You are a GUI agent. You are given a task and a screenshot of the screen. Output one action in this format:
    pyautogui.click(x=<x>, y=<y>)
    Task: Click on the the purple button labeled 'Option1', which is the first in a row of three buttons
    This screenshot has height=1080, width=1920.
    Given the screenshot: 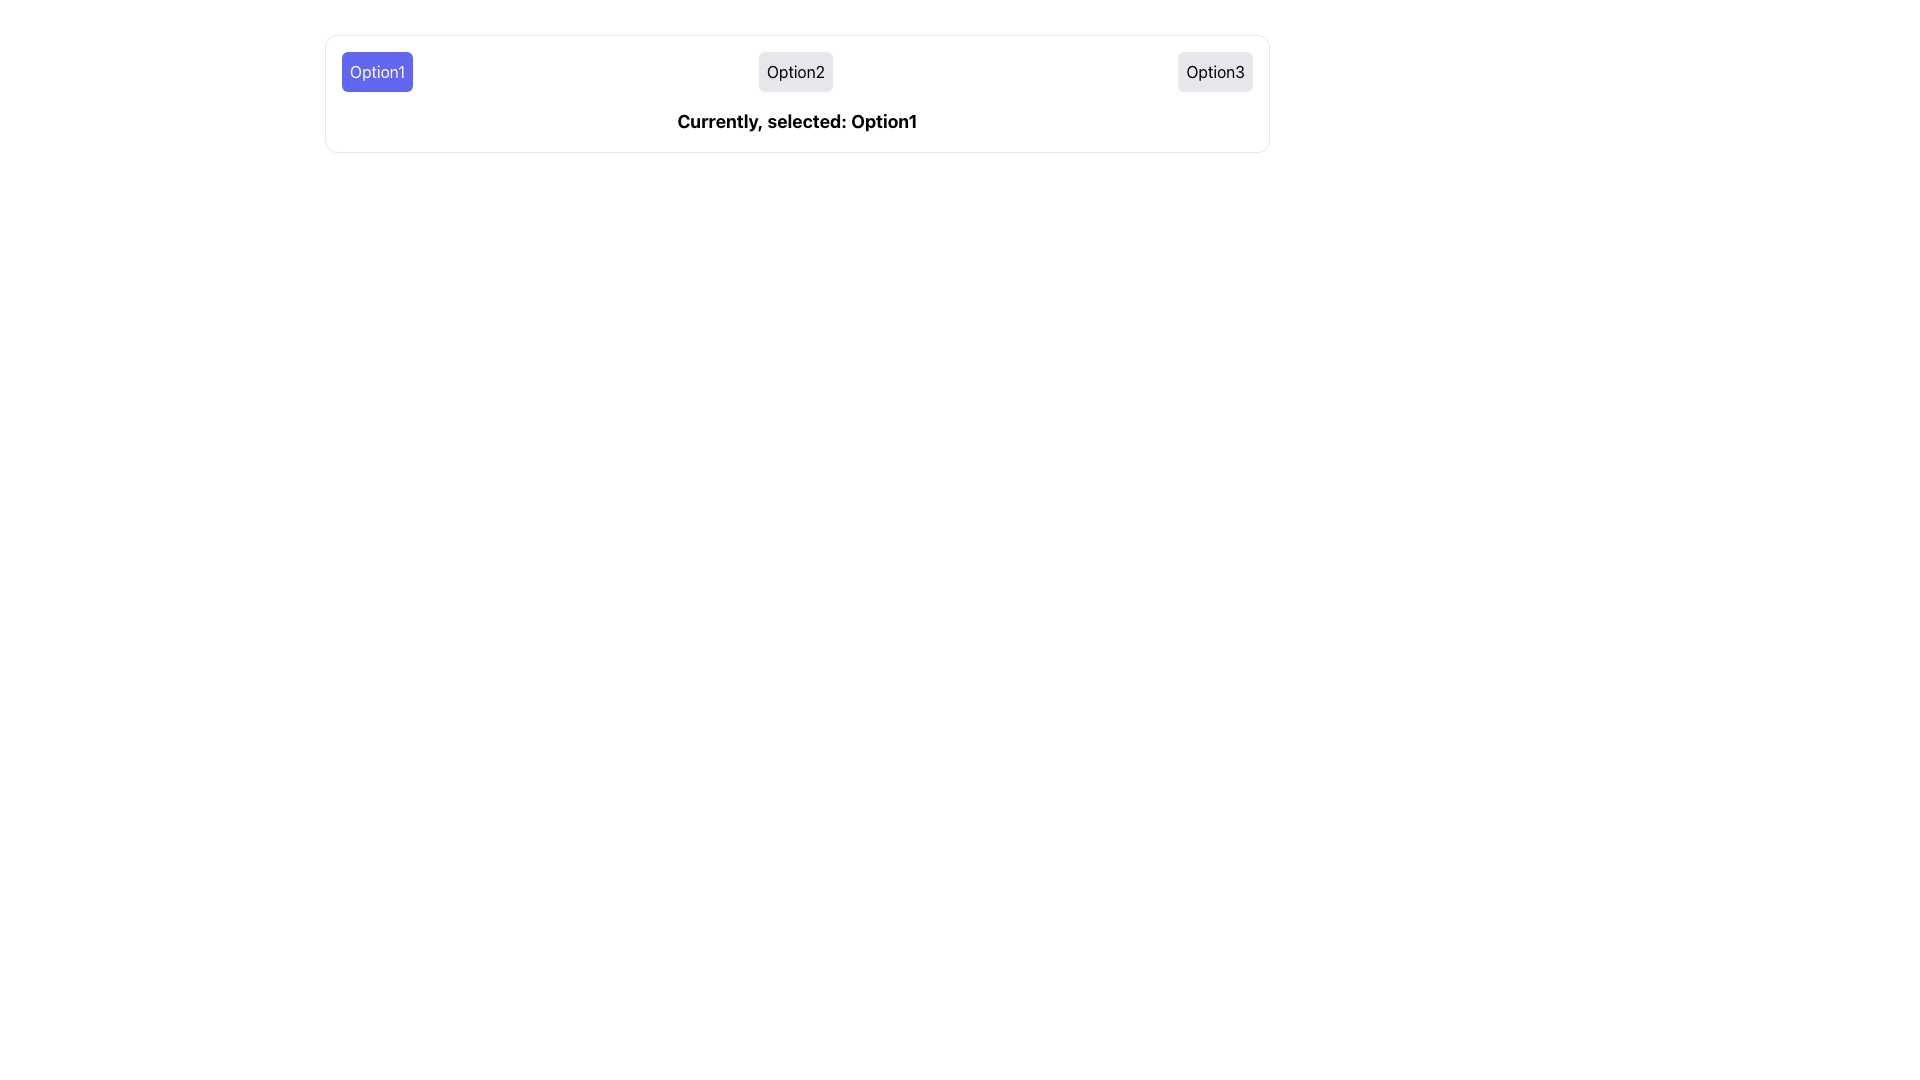 What is the action you would take?
    pyautogui.click(x=377, y=71)
    